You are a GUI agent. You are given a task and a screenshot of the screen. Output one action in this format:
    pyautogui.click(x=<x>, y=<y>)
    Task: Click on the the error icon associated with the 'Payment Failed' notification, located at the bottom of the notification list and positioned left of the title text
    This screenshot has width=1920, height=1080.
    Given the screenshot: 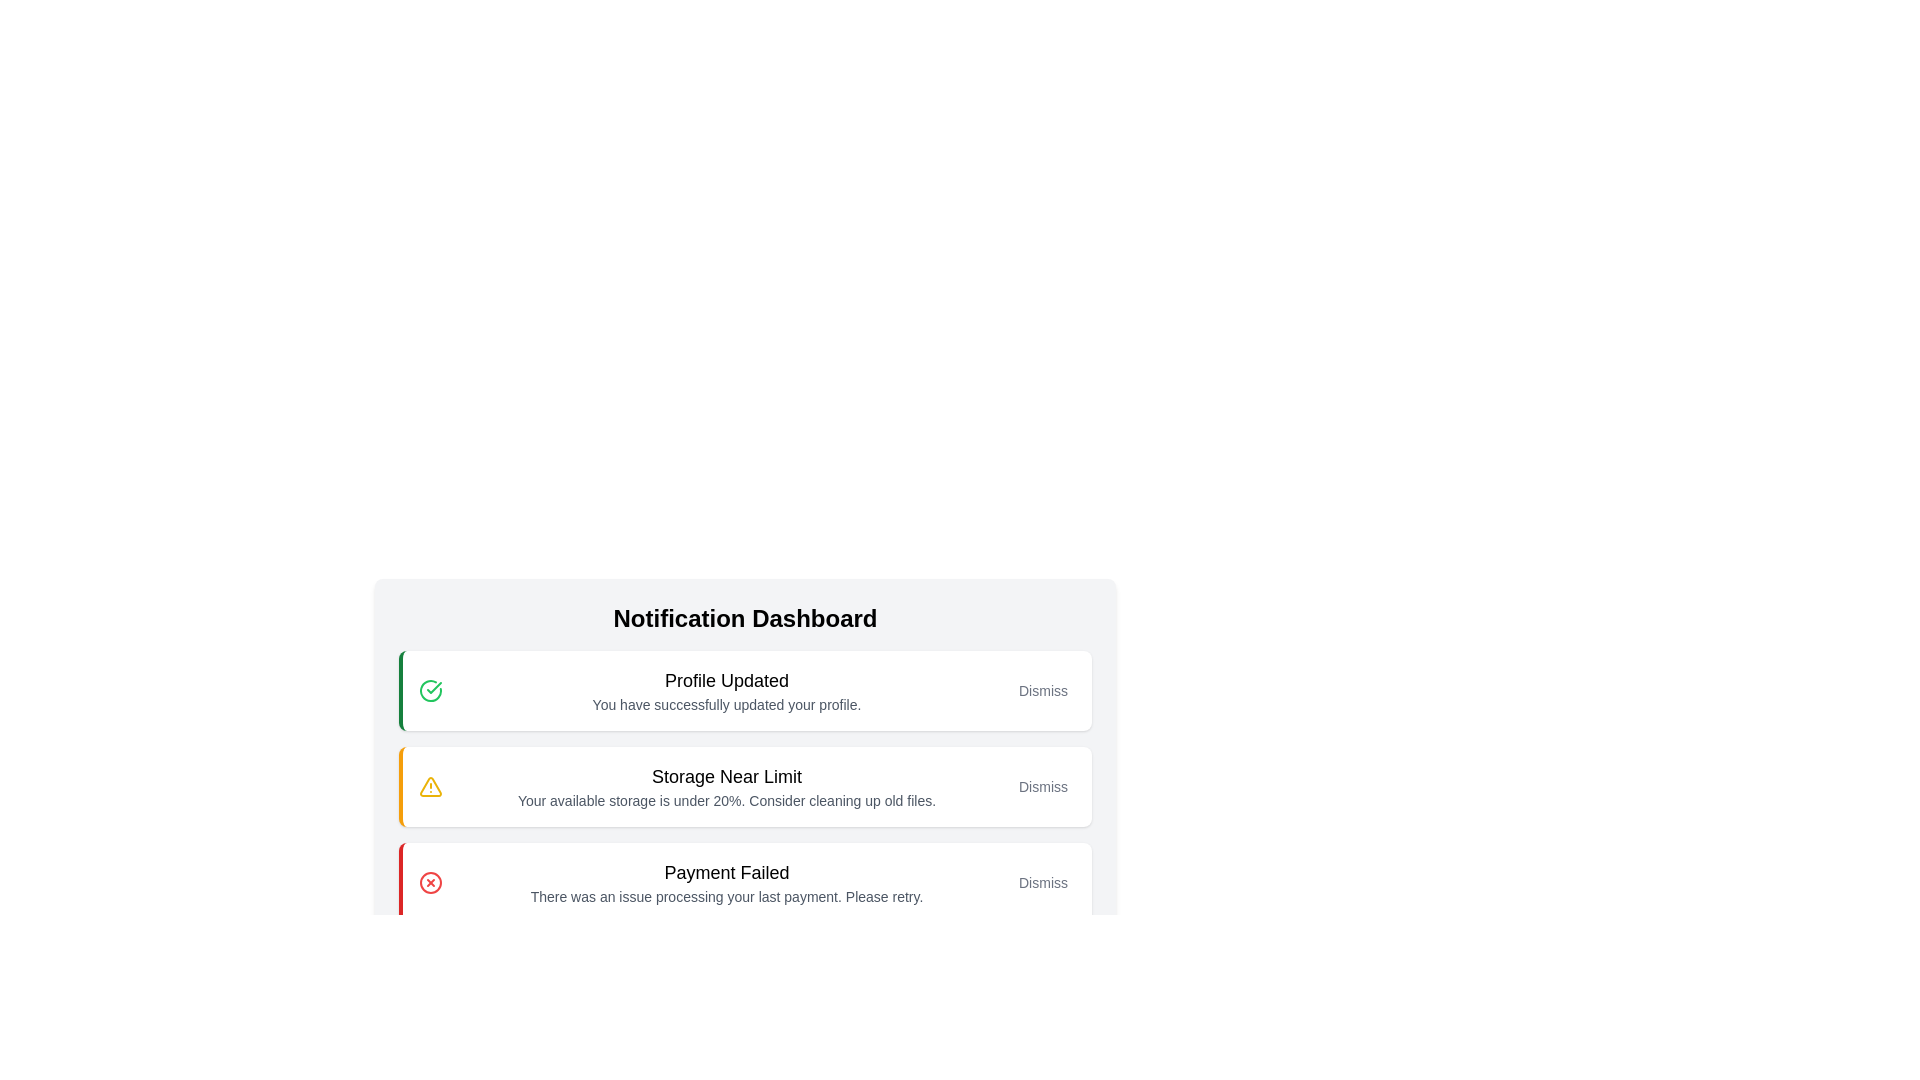 What is the action you would take?
    pyautogui.click(x=430, y=882)
    